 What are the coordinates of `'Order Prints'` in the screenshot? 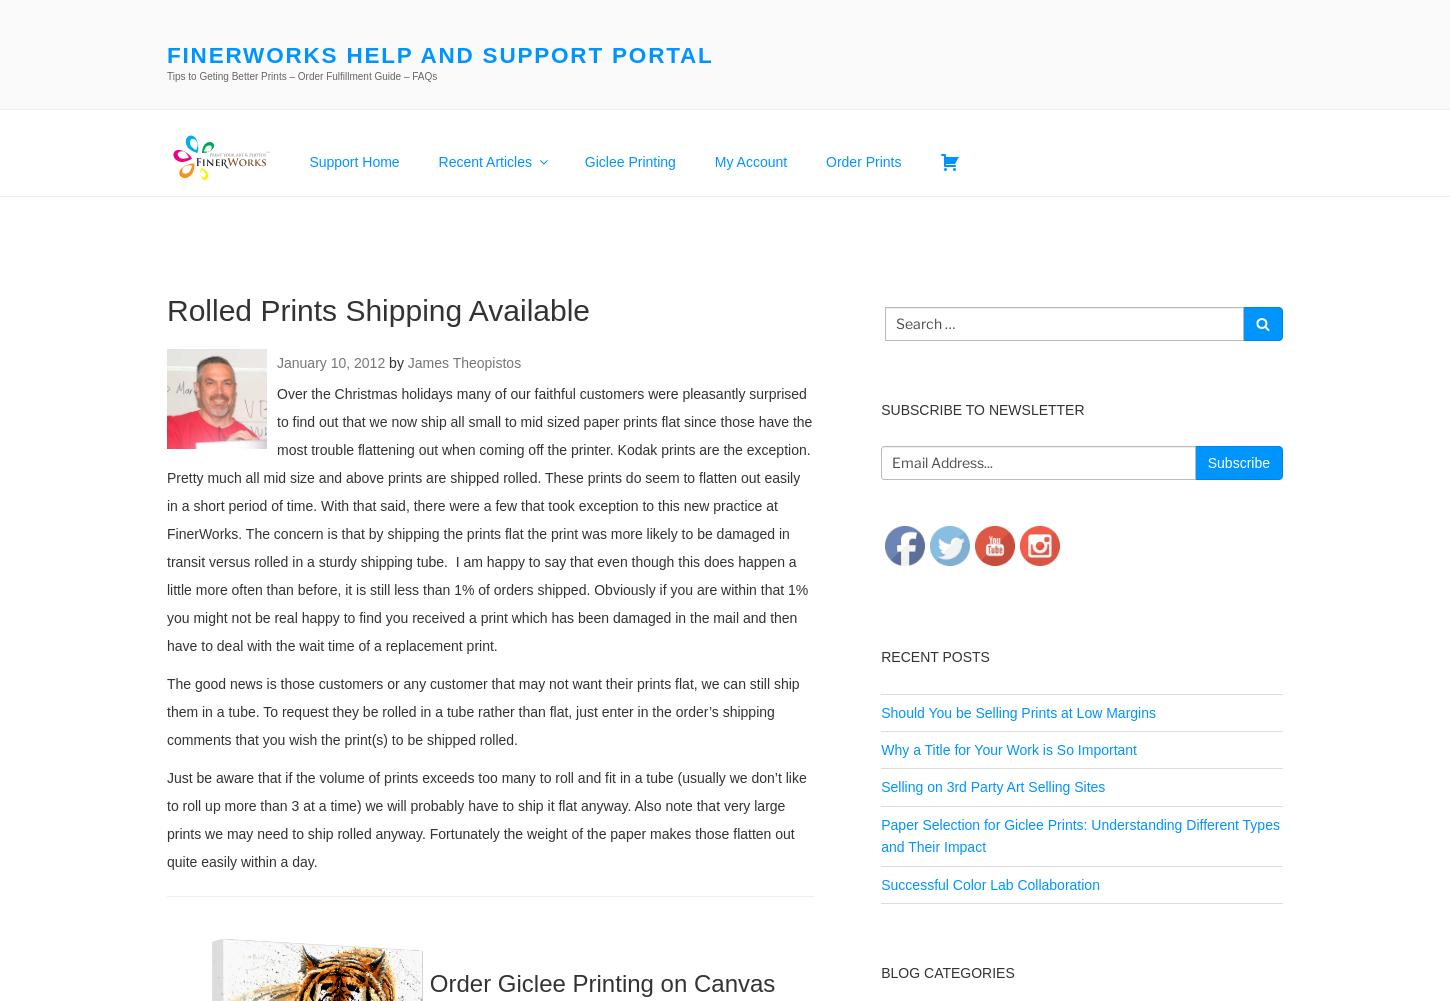 It's located at (862, 160).